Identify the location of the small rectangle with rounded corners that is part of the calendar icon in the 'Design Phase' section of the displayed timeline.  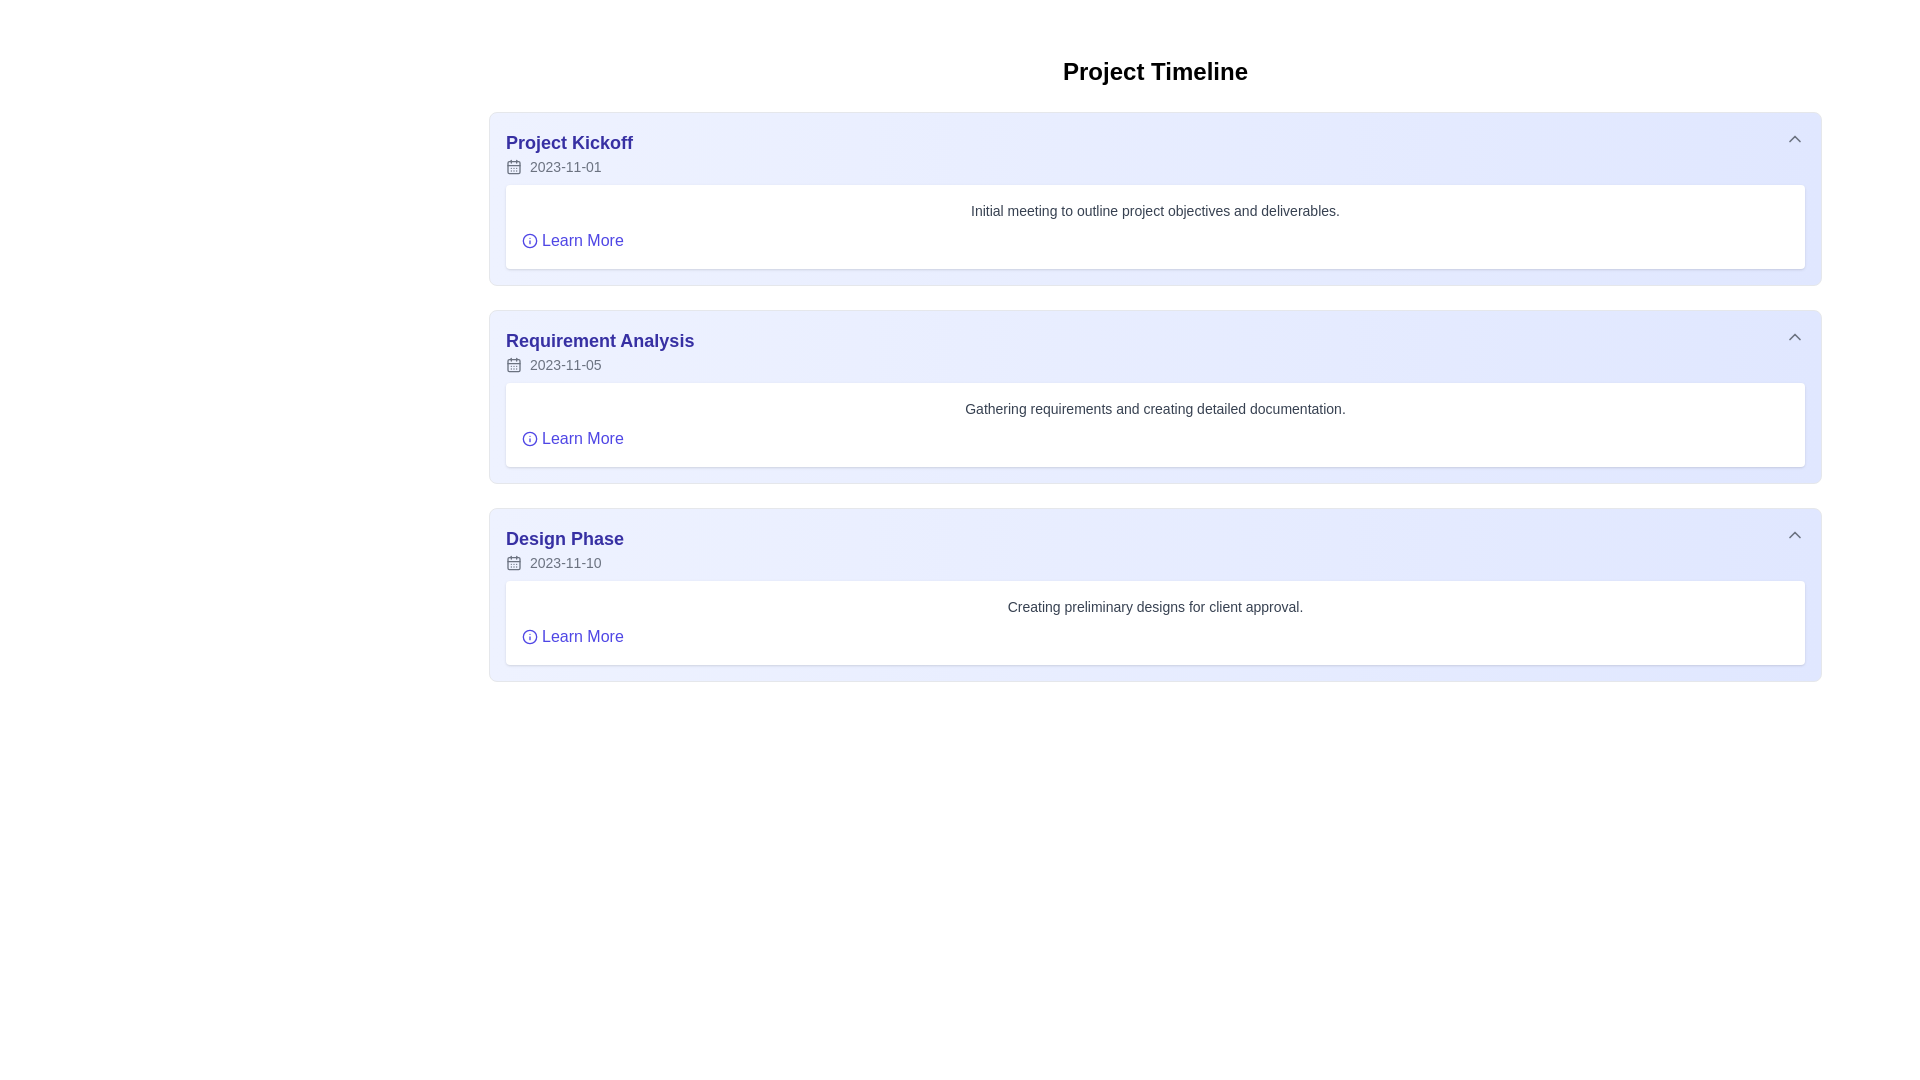
(513, 563).